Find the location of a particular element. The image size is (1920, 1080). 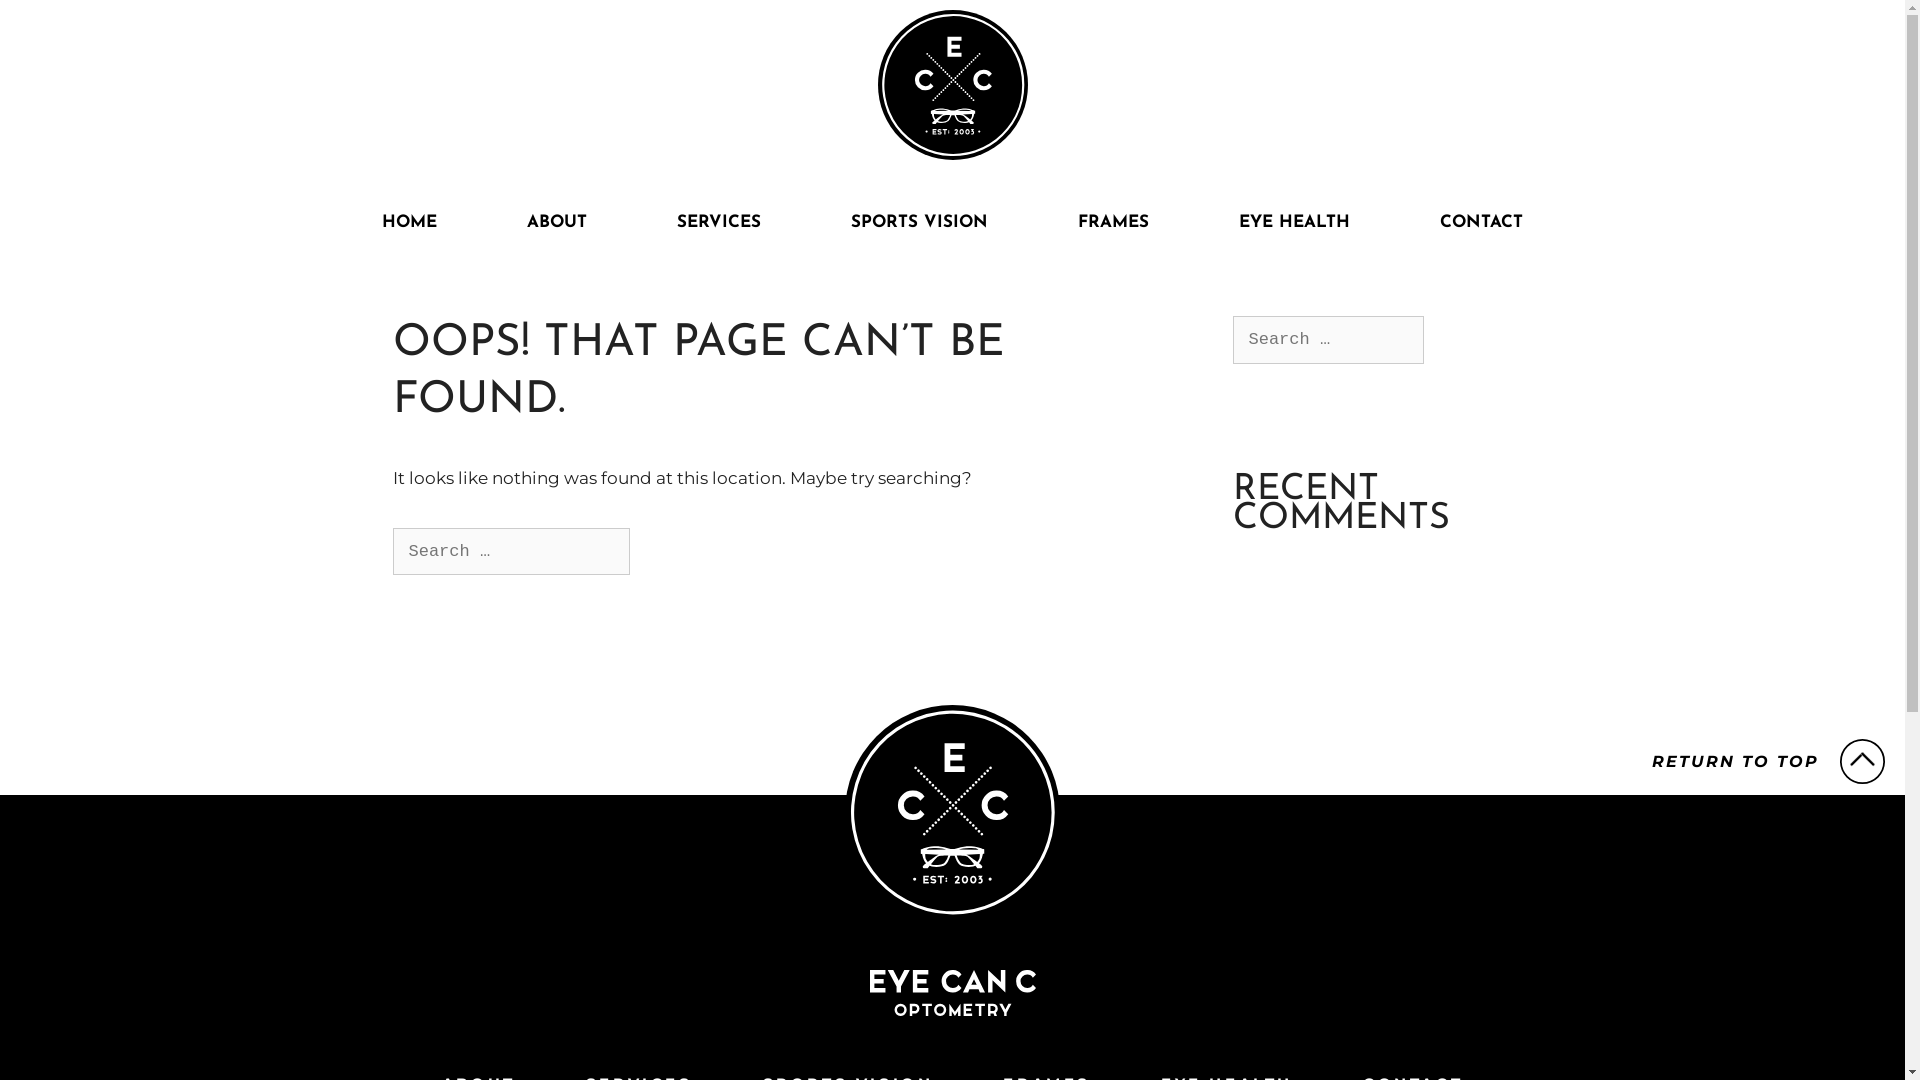

'CONTACT' is located at coordinates (1481, 223).